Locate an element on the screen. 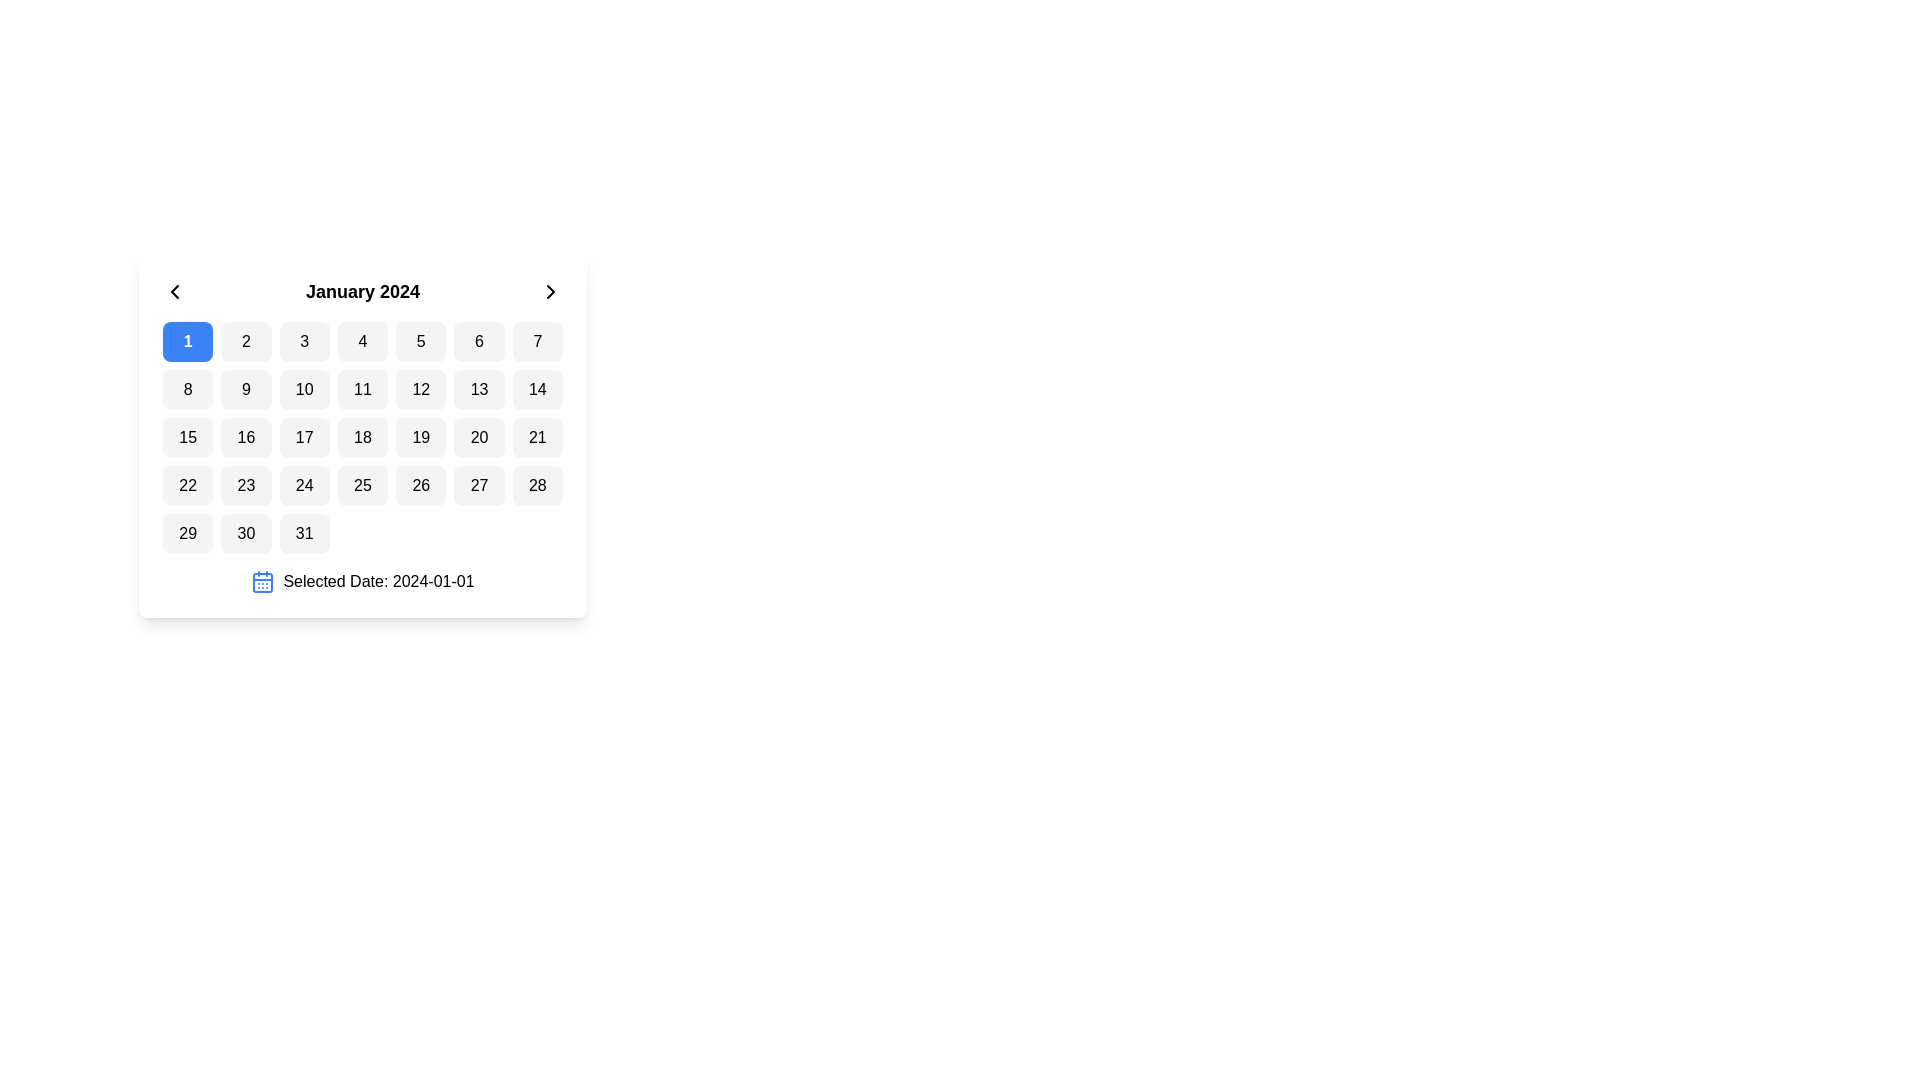 This screenshot has height=1080, width=1920. the clickable date item cell in the calendar grid that displays the date '31', which is located in the last cell of the last row is located at coordinates (303, 532).